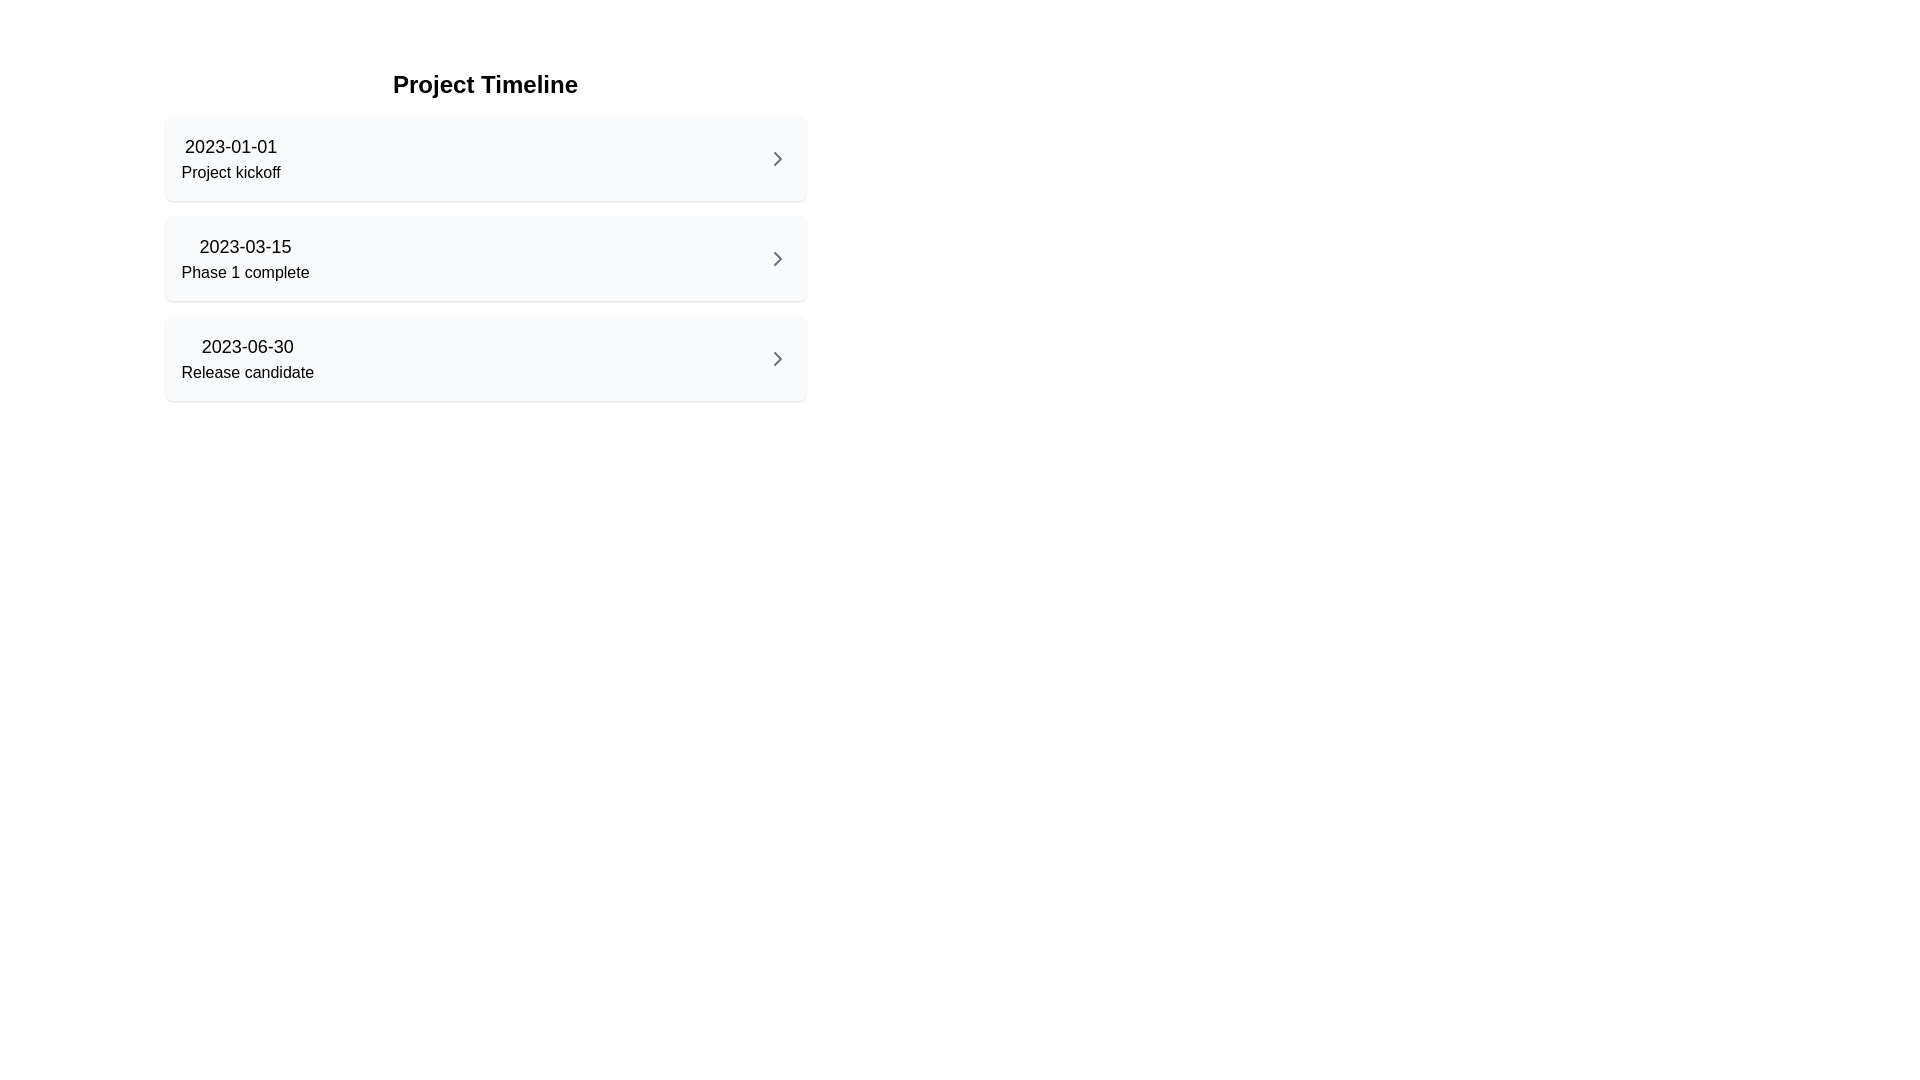 Image resolution: width=1920 pixels, height=1080 pixels. I want to click on the text label displaying 'Project kickoff', which is aligned left below the date '2023-01-01' in the first card of the 'Project Timeline' section, so click(231, 172).